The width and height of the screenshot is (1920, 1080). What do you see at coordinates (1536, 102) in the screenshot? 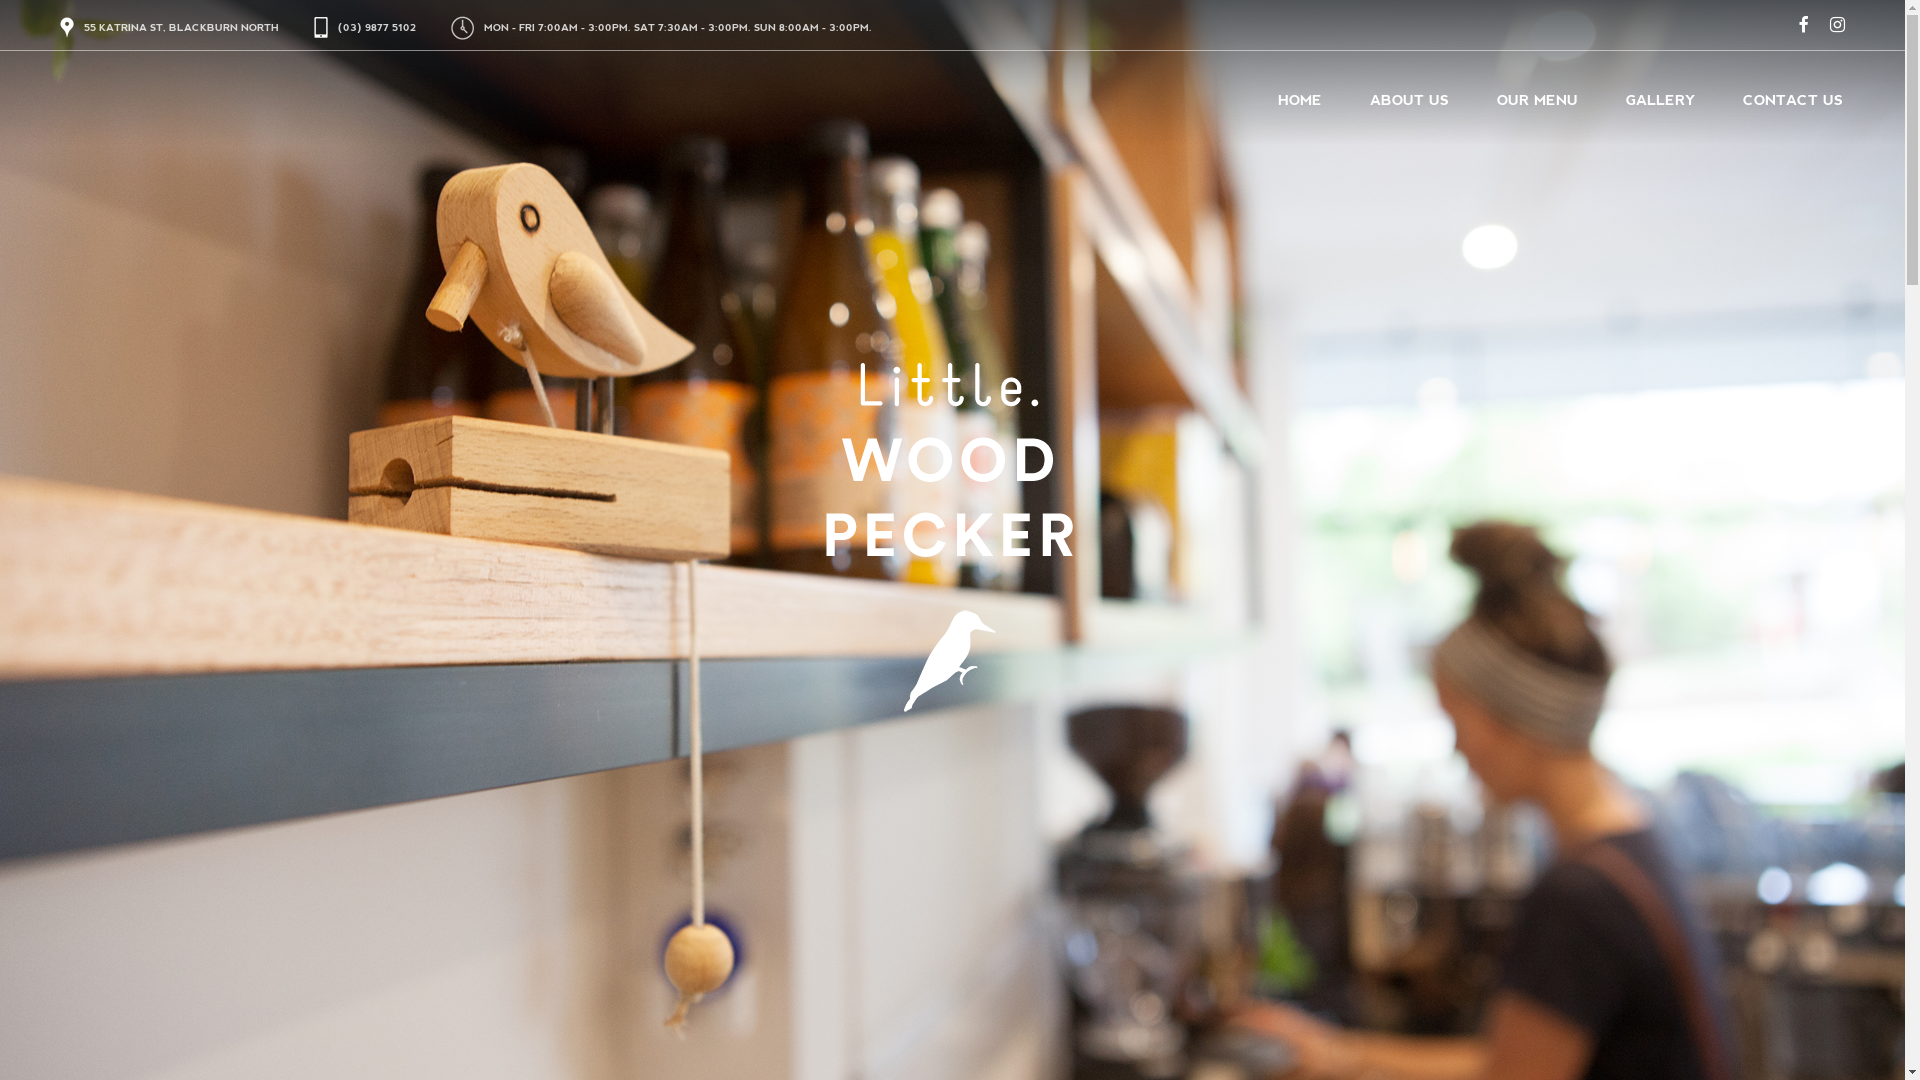
I see `'OUR MENU'` at bounding box center [1536, 102].